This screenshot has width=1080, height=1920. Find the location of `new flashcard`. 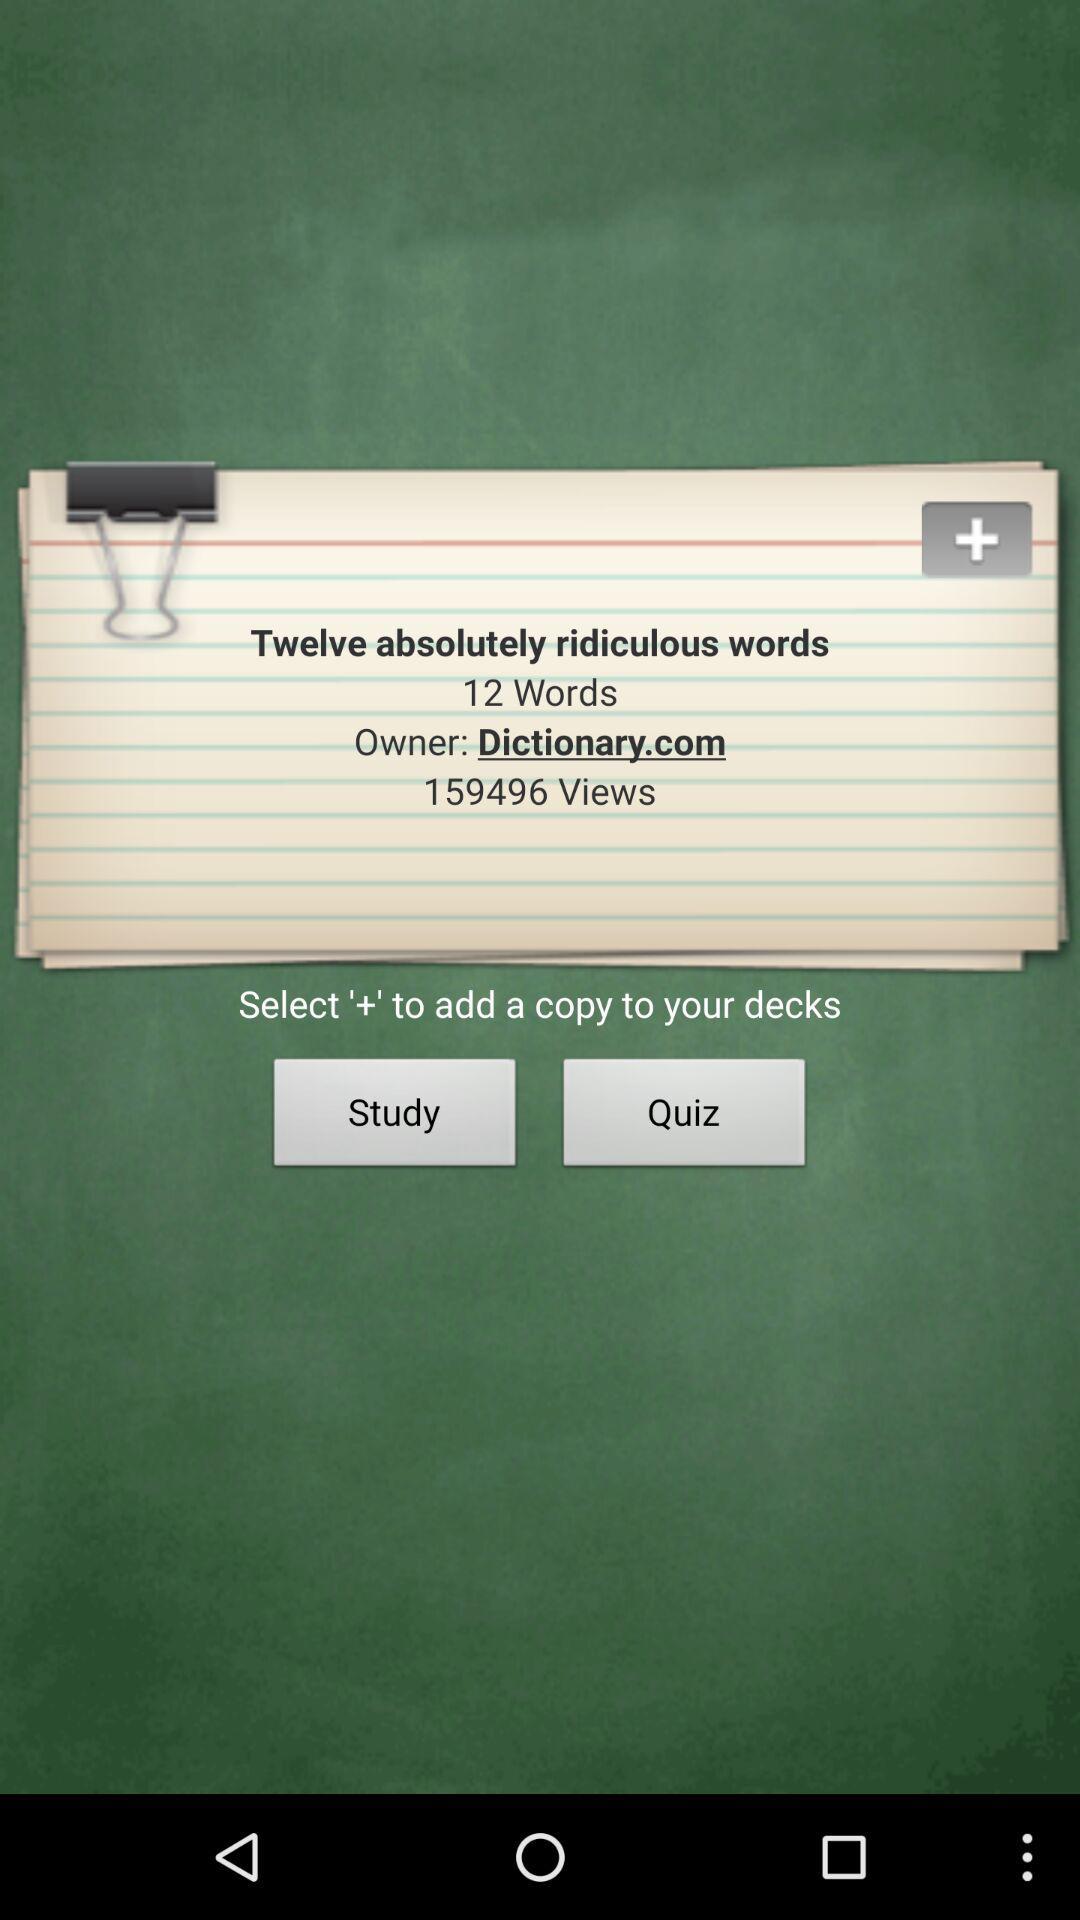

new flashcard is located at coordinates (1000, 515).